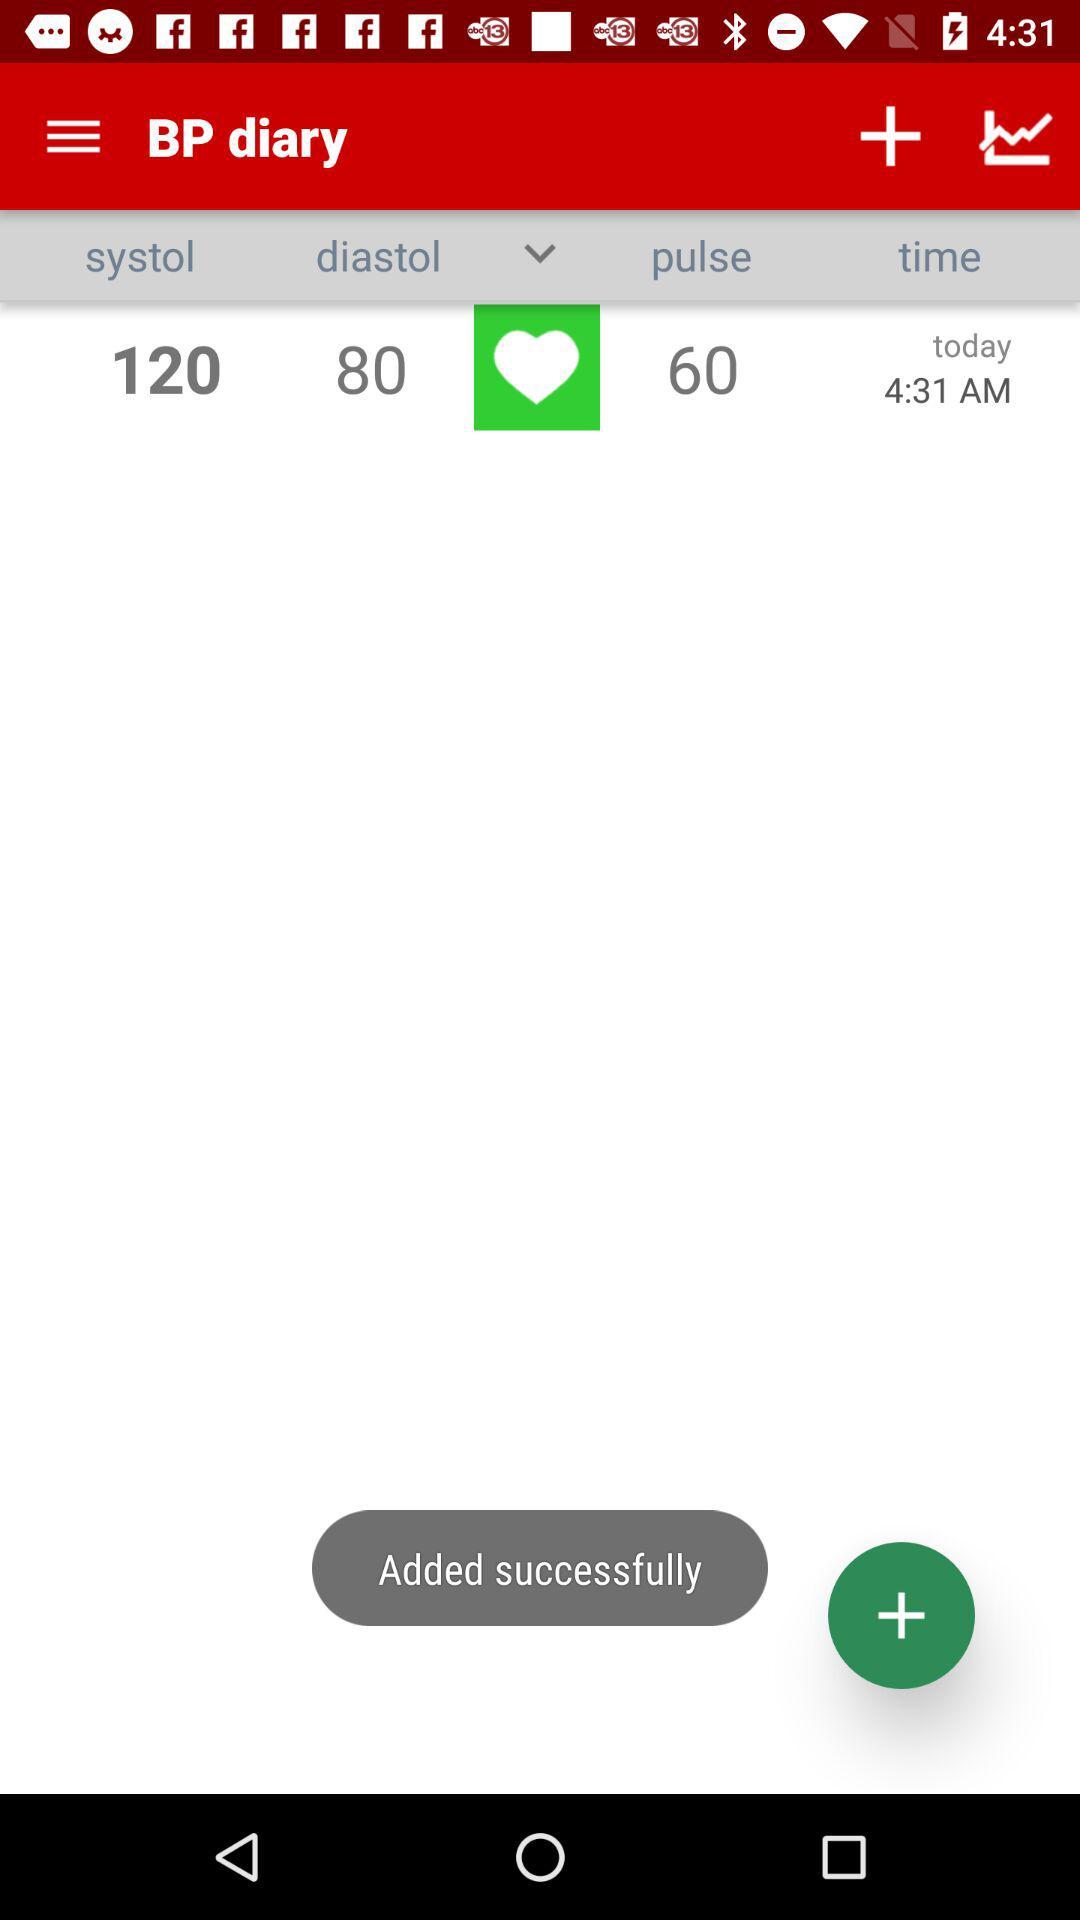 The image size is (1080, 1920). Describe the element at coordinates (890, 135) in the screenshot. I see `the app next to bp diary item` at that location.